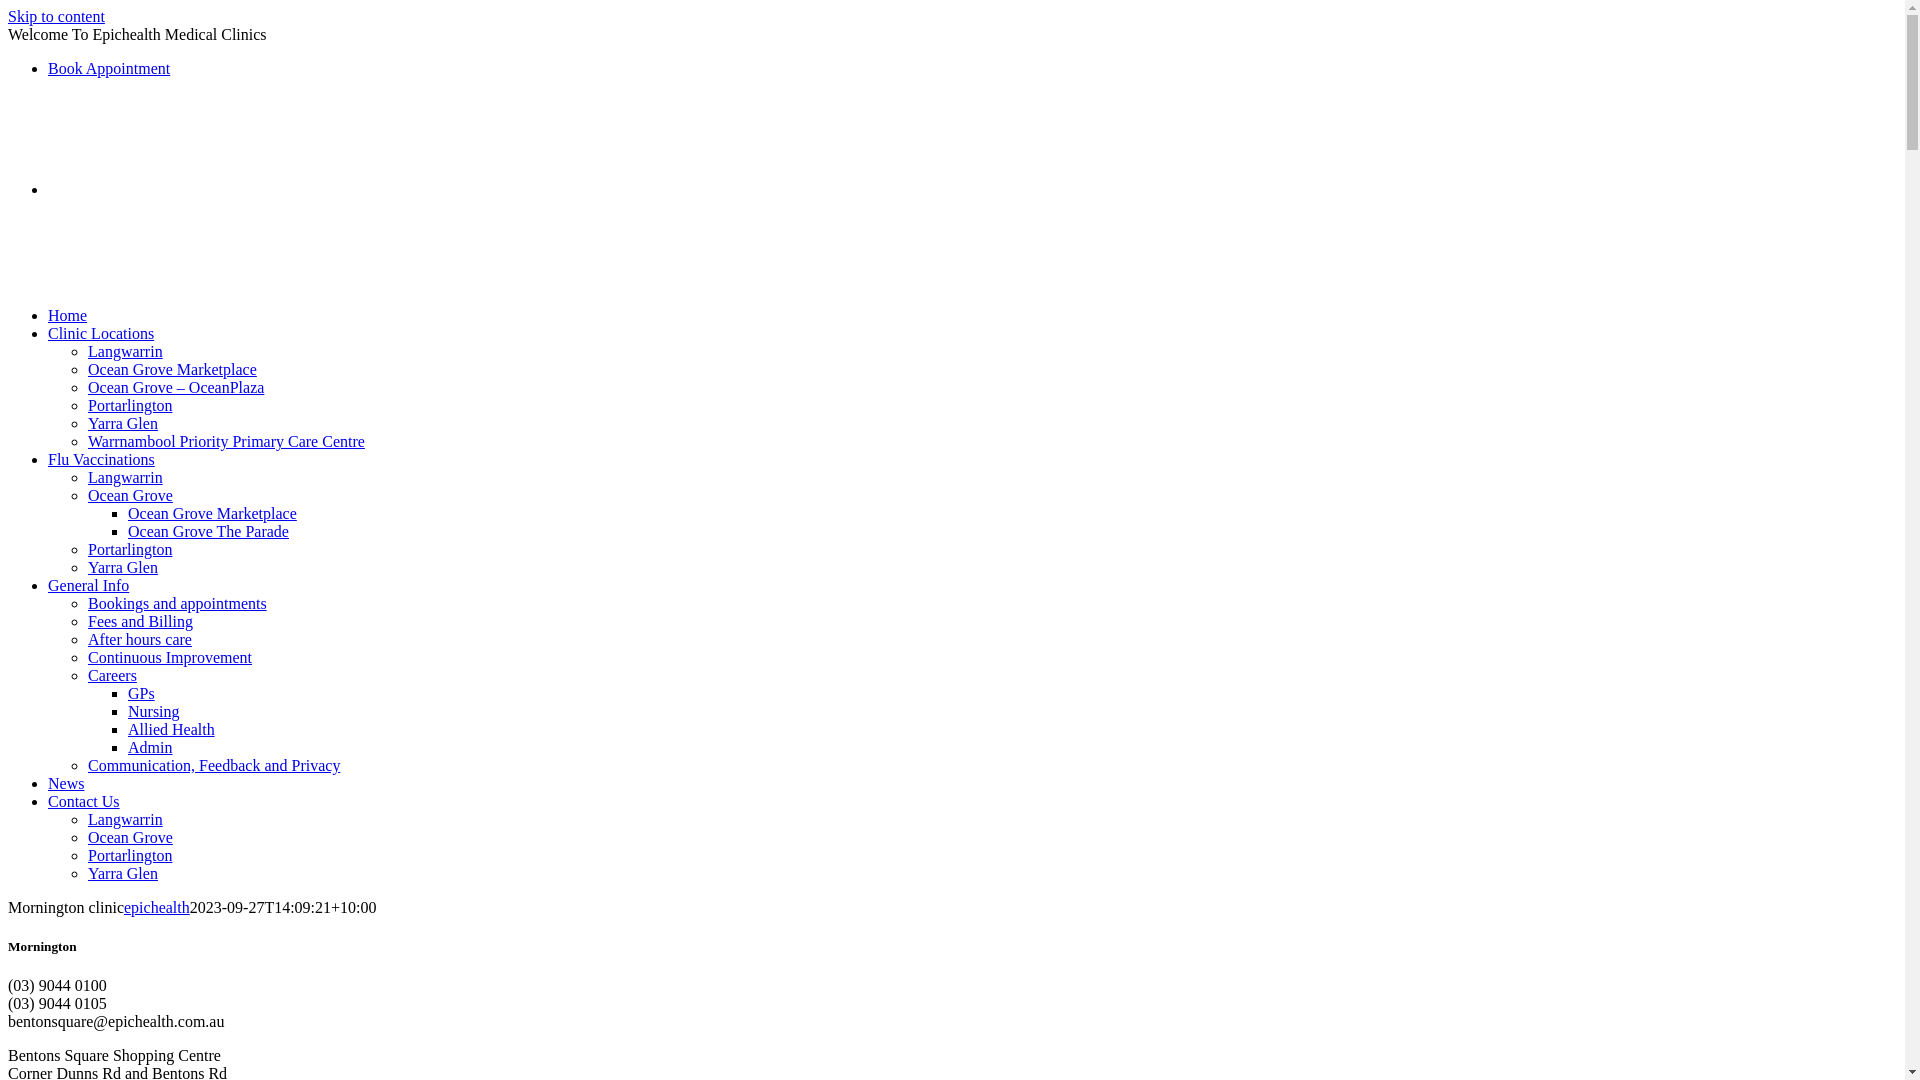 The width and height of the screenshot is (1920, 1080). What do you see at coordinates (177, 602) in the screenshot?
I see `'Bookings and appointments'` at bounding box center [177, 602].